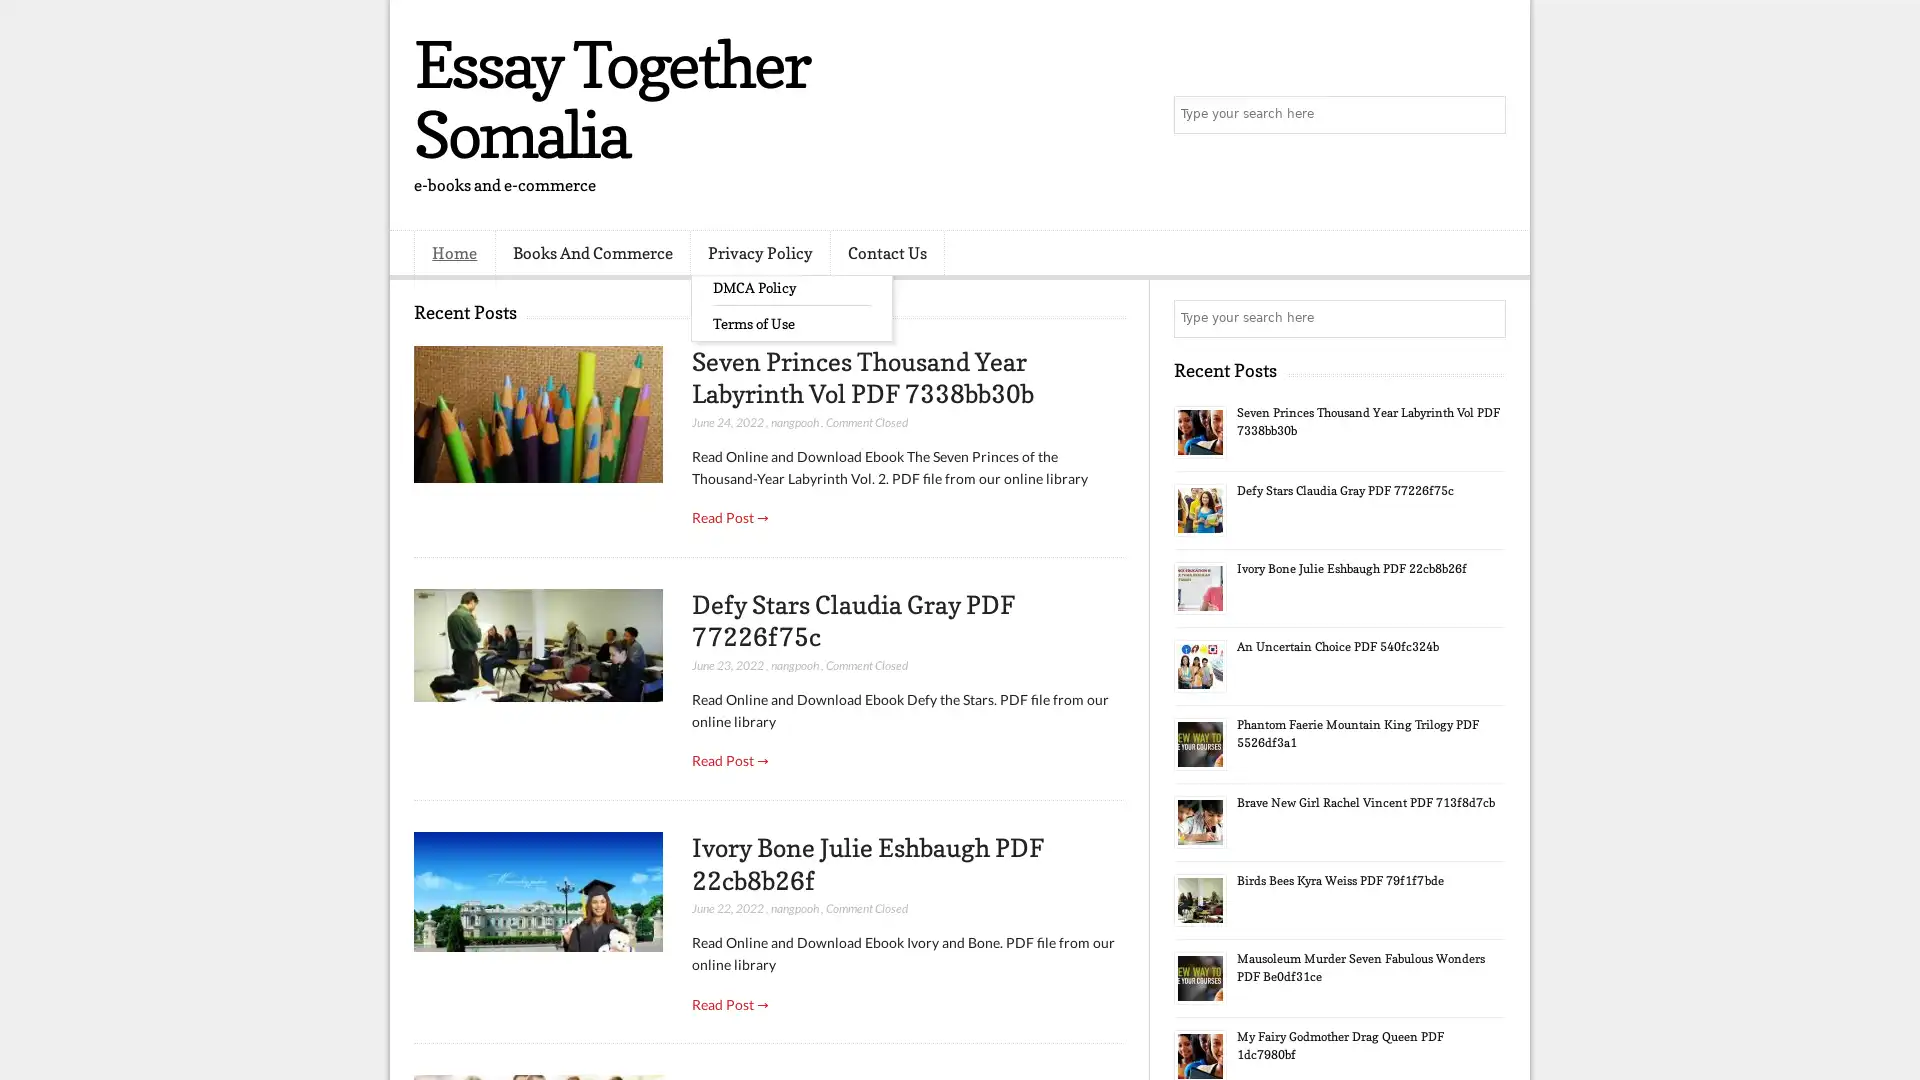  What do you see at coordinates (1485, 318) in the screenshot?
I see `Search` at bounding box center [1485, 318].